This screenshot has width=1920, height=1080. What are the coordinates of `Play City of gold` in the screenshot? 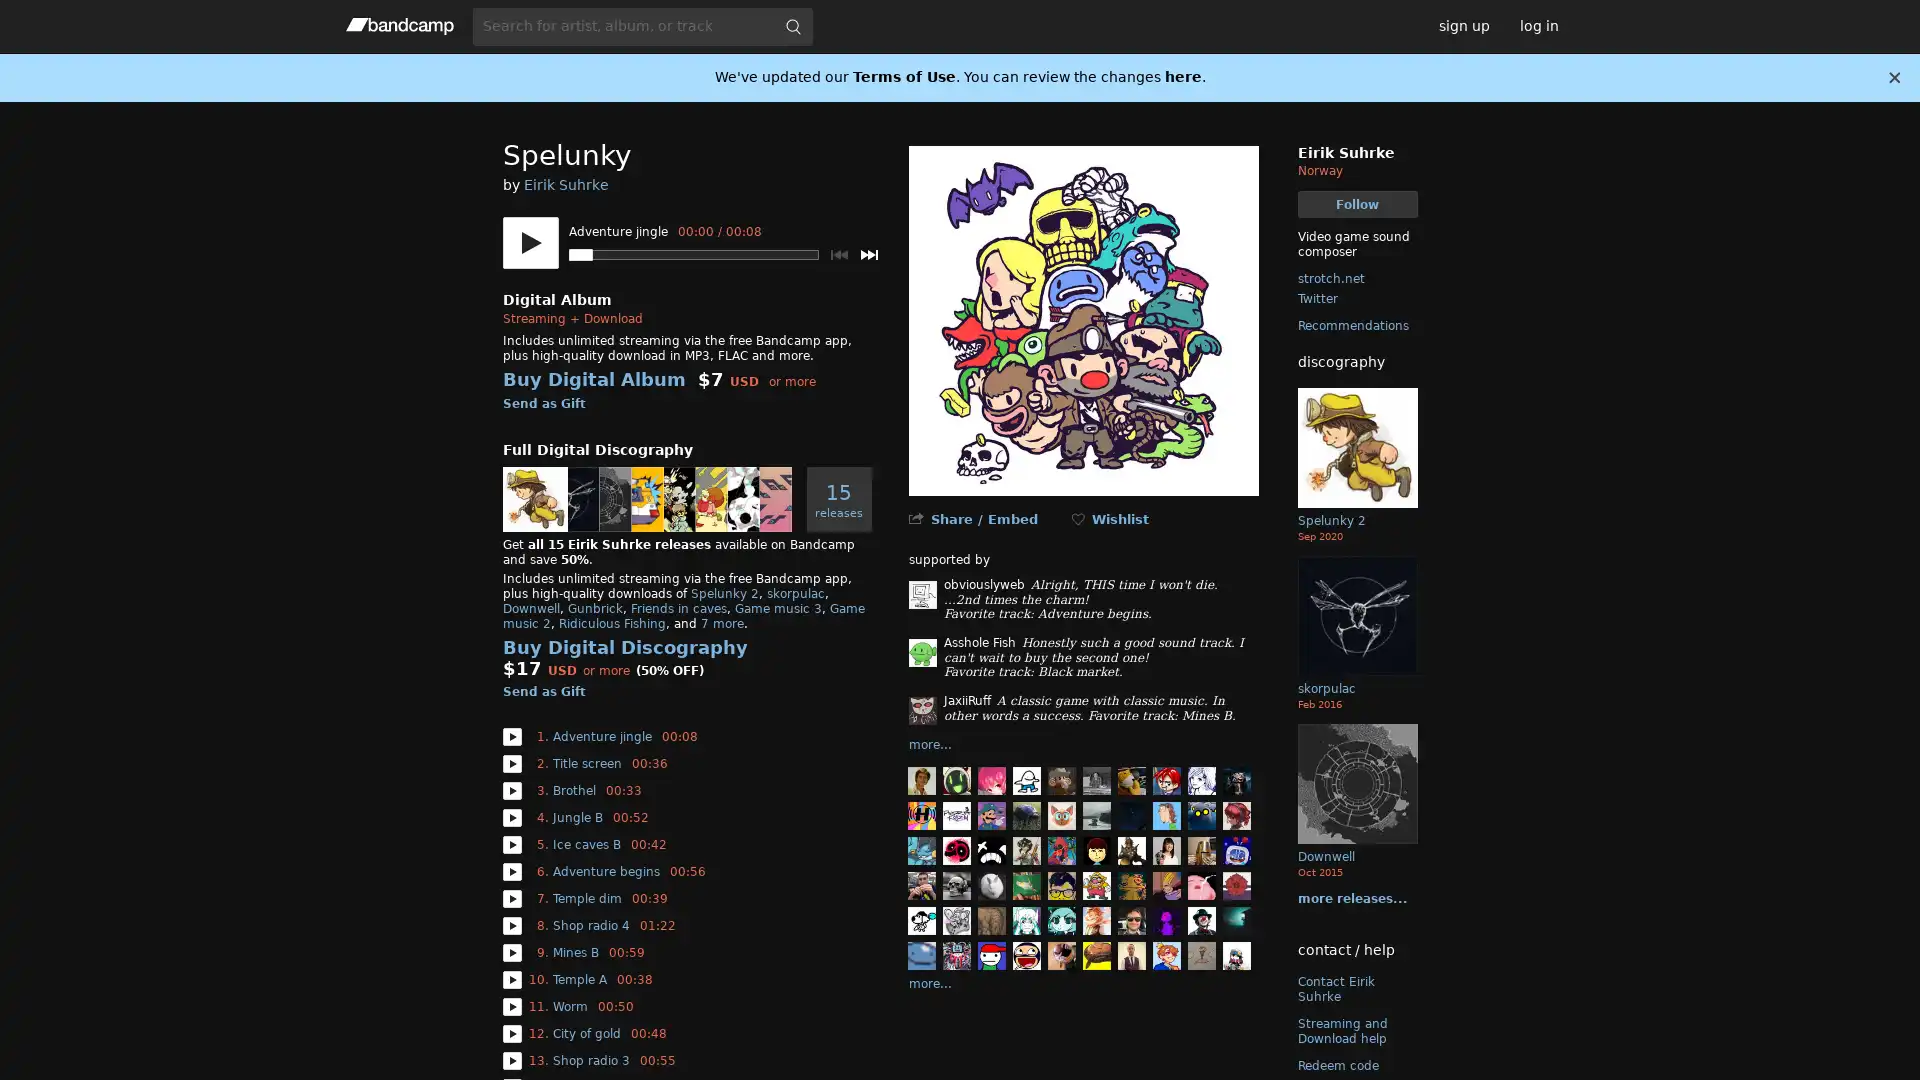 It's located at (511, 1033).